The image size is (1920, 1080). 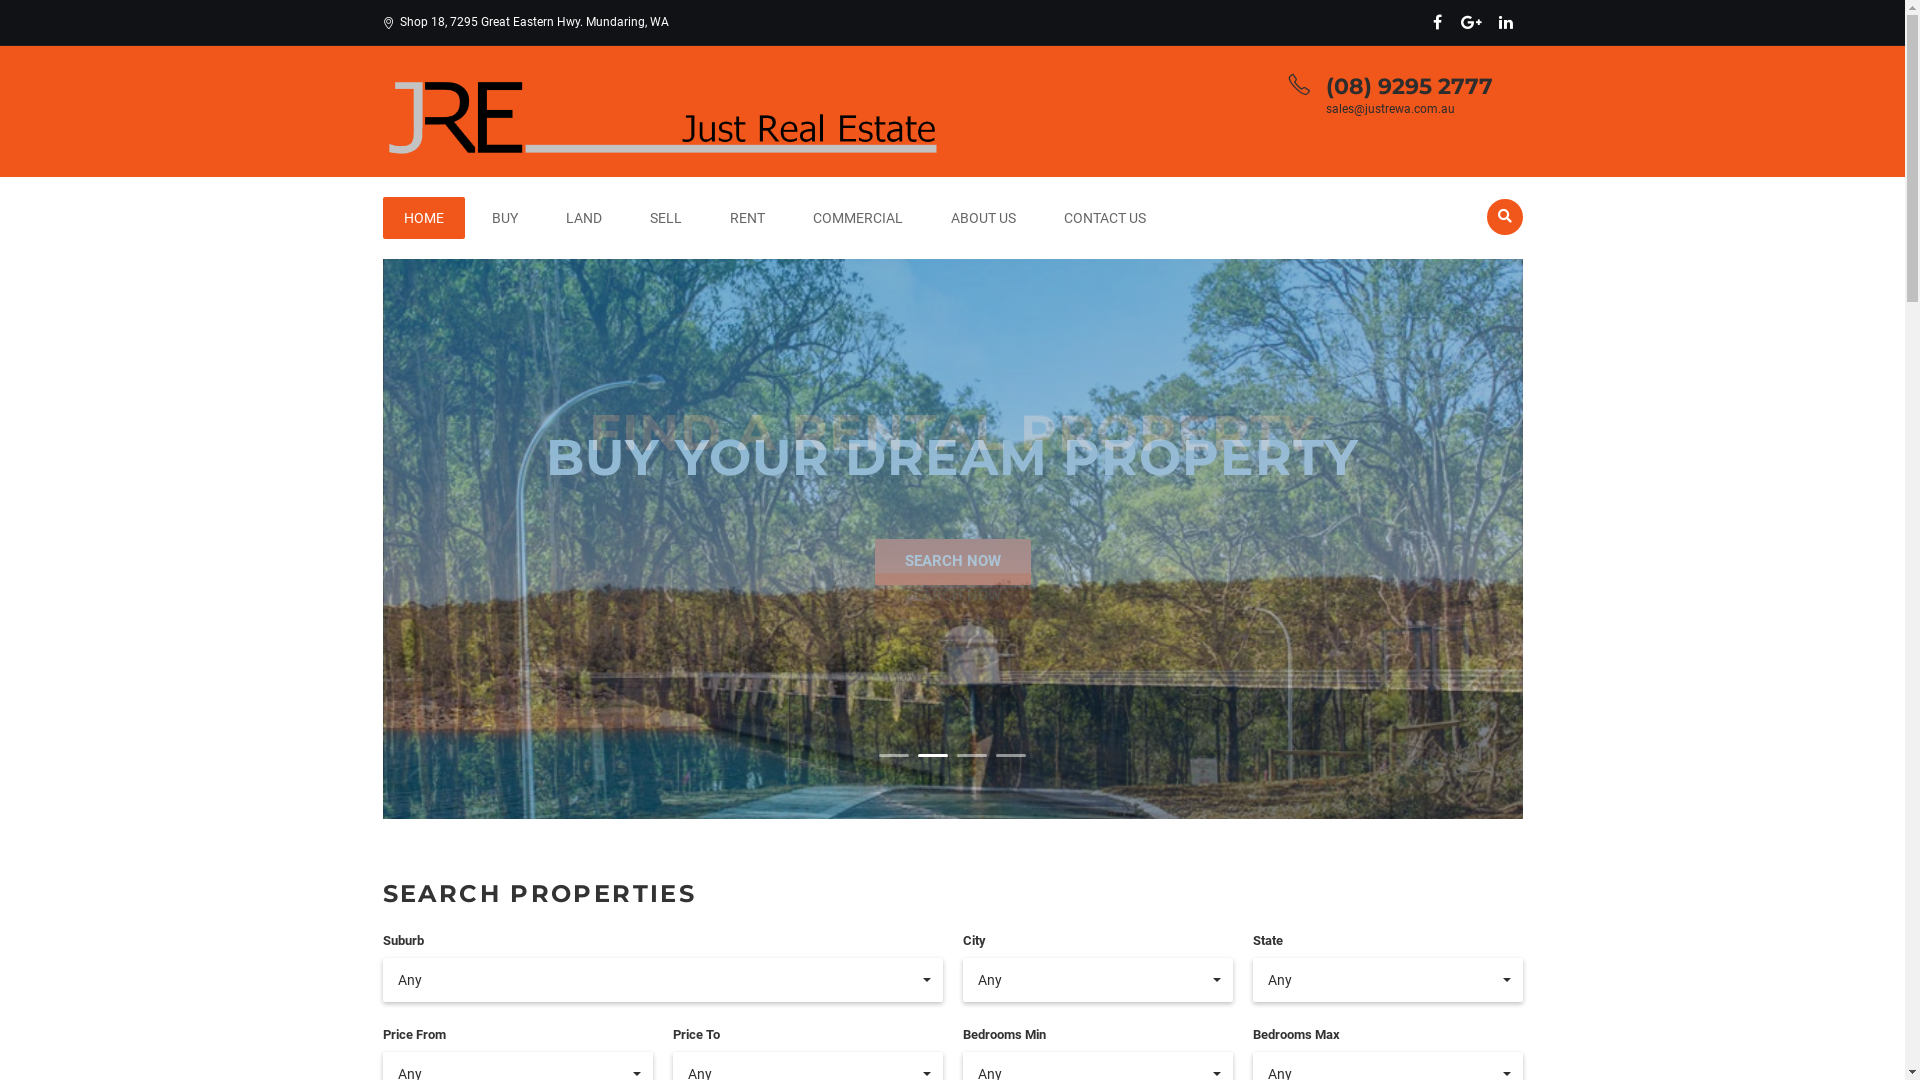 What do you see at coordinates (929, 218) in the screenshot?
I see `'ABOUT US'` at bounding box center [929, 218].